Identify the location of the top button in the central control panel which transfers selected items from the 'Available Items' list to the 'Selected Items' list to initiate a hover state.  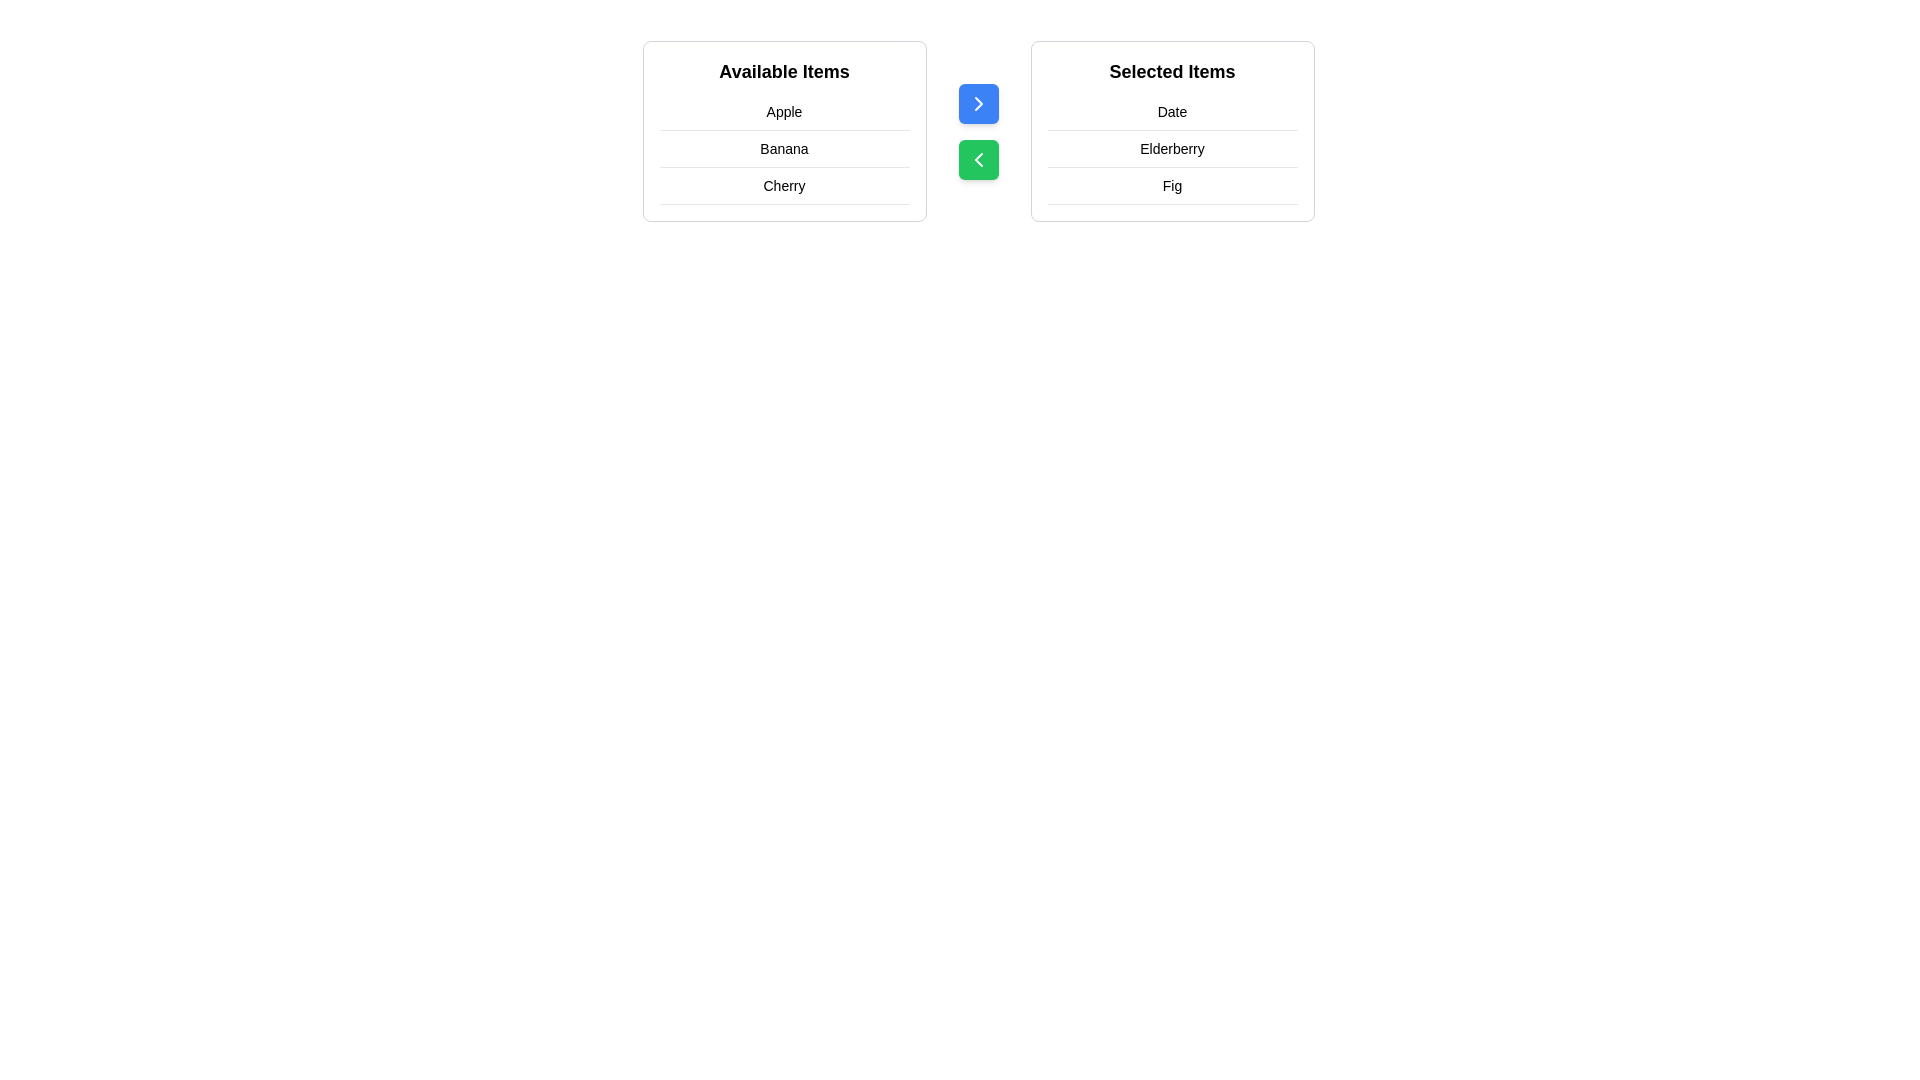
(978, 103).